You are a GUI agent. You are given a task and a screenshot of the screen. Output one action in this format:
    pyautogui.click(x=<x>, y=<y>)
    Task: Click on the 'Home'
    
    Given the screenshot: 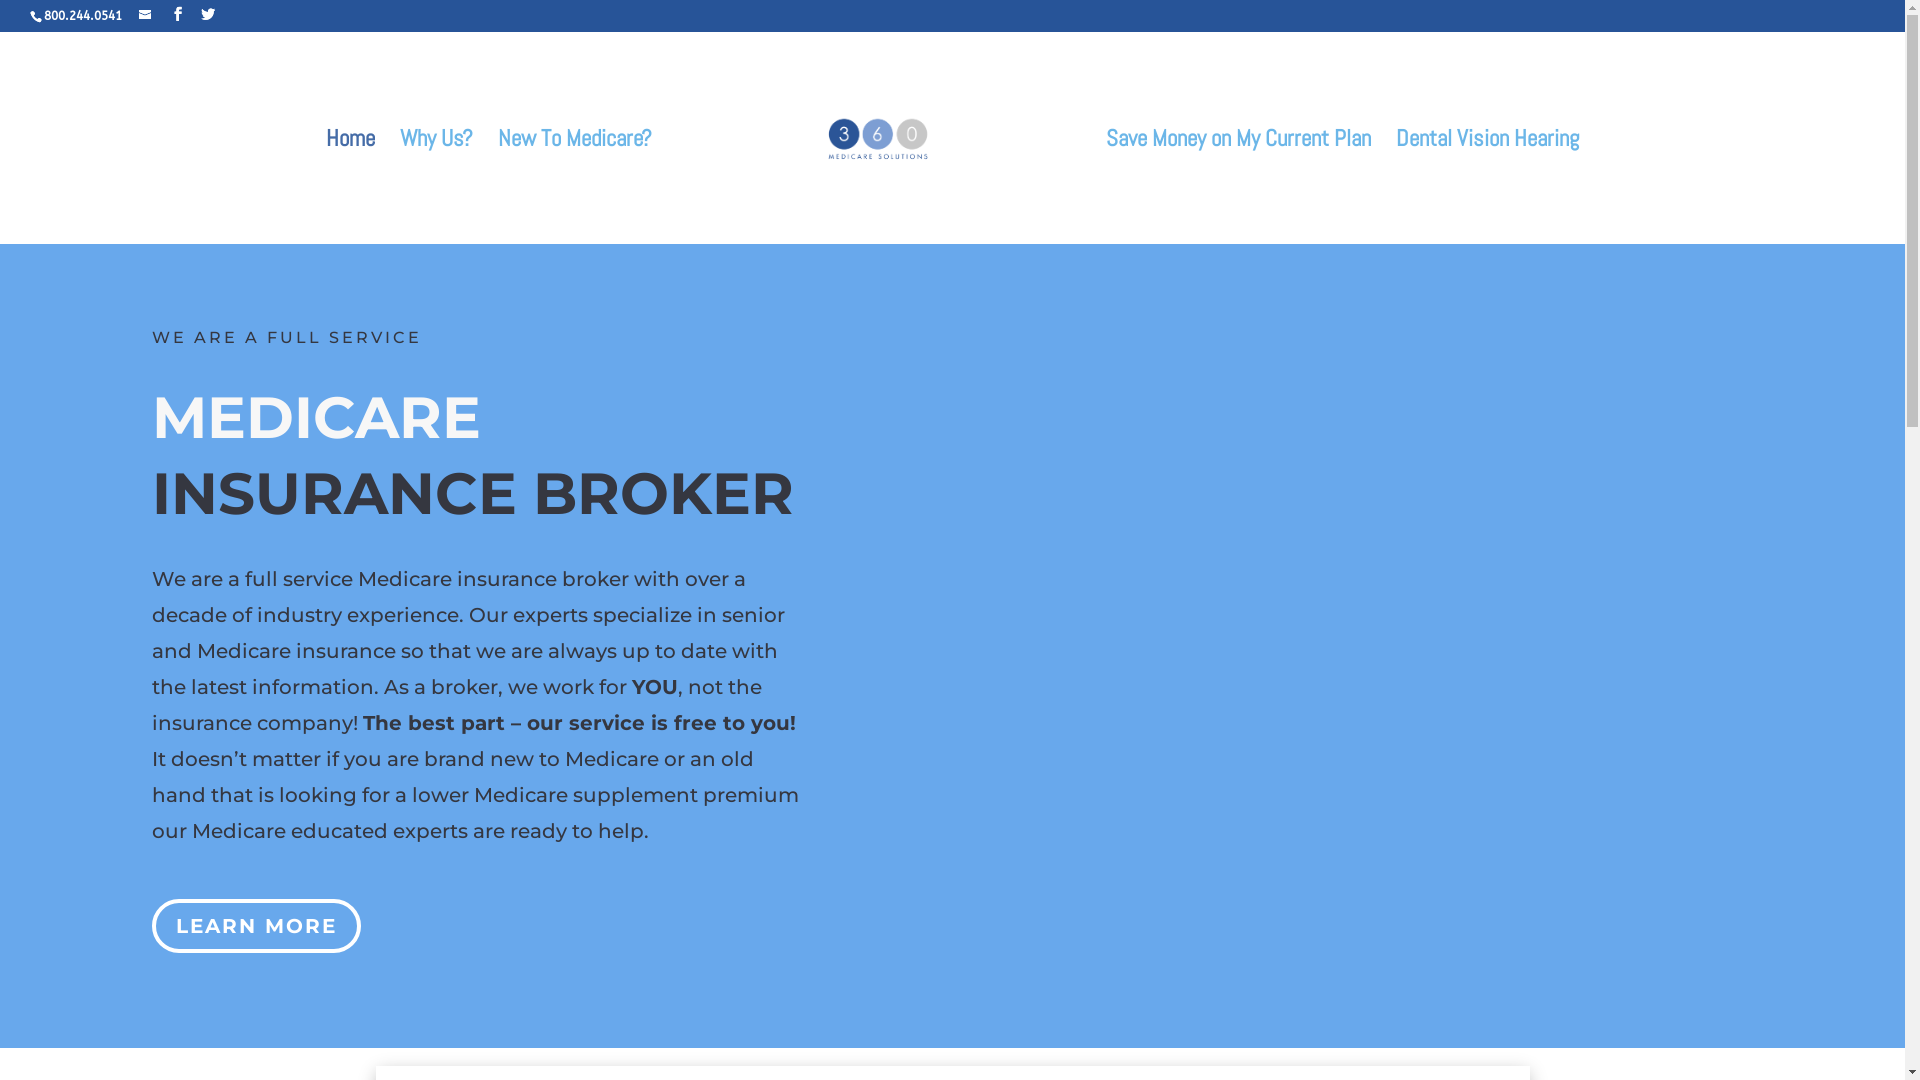 What is the action you would take?
    pyautogui.click(x=350, y=187)
    